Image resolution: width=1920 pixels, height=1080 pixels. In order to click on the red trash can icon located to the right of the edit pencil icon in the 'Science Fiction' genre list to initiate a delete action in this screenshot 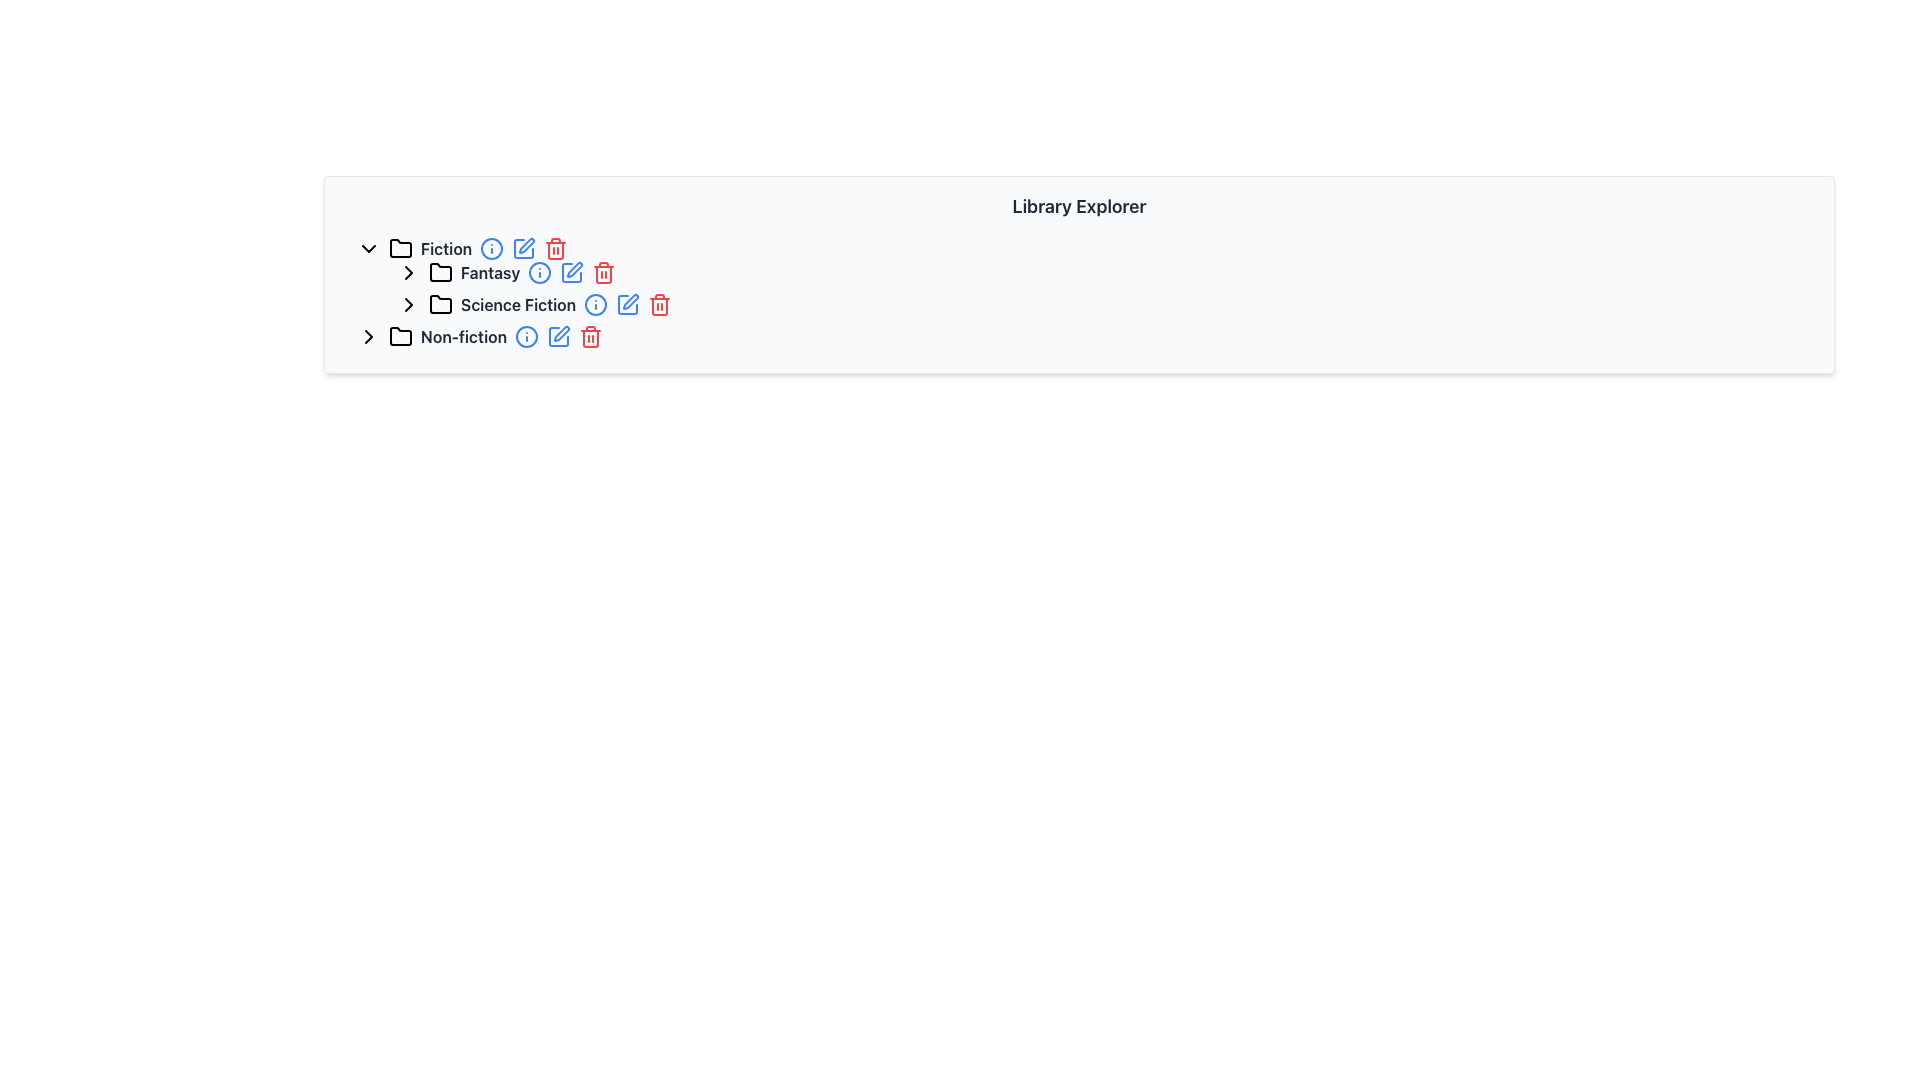, I will do `click(660, 304)`.